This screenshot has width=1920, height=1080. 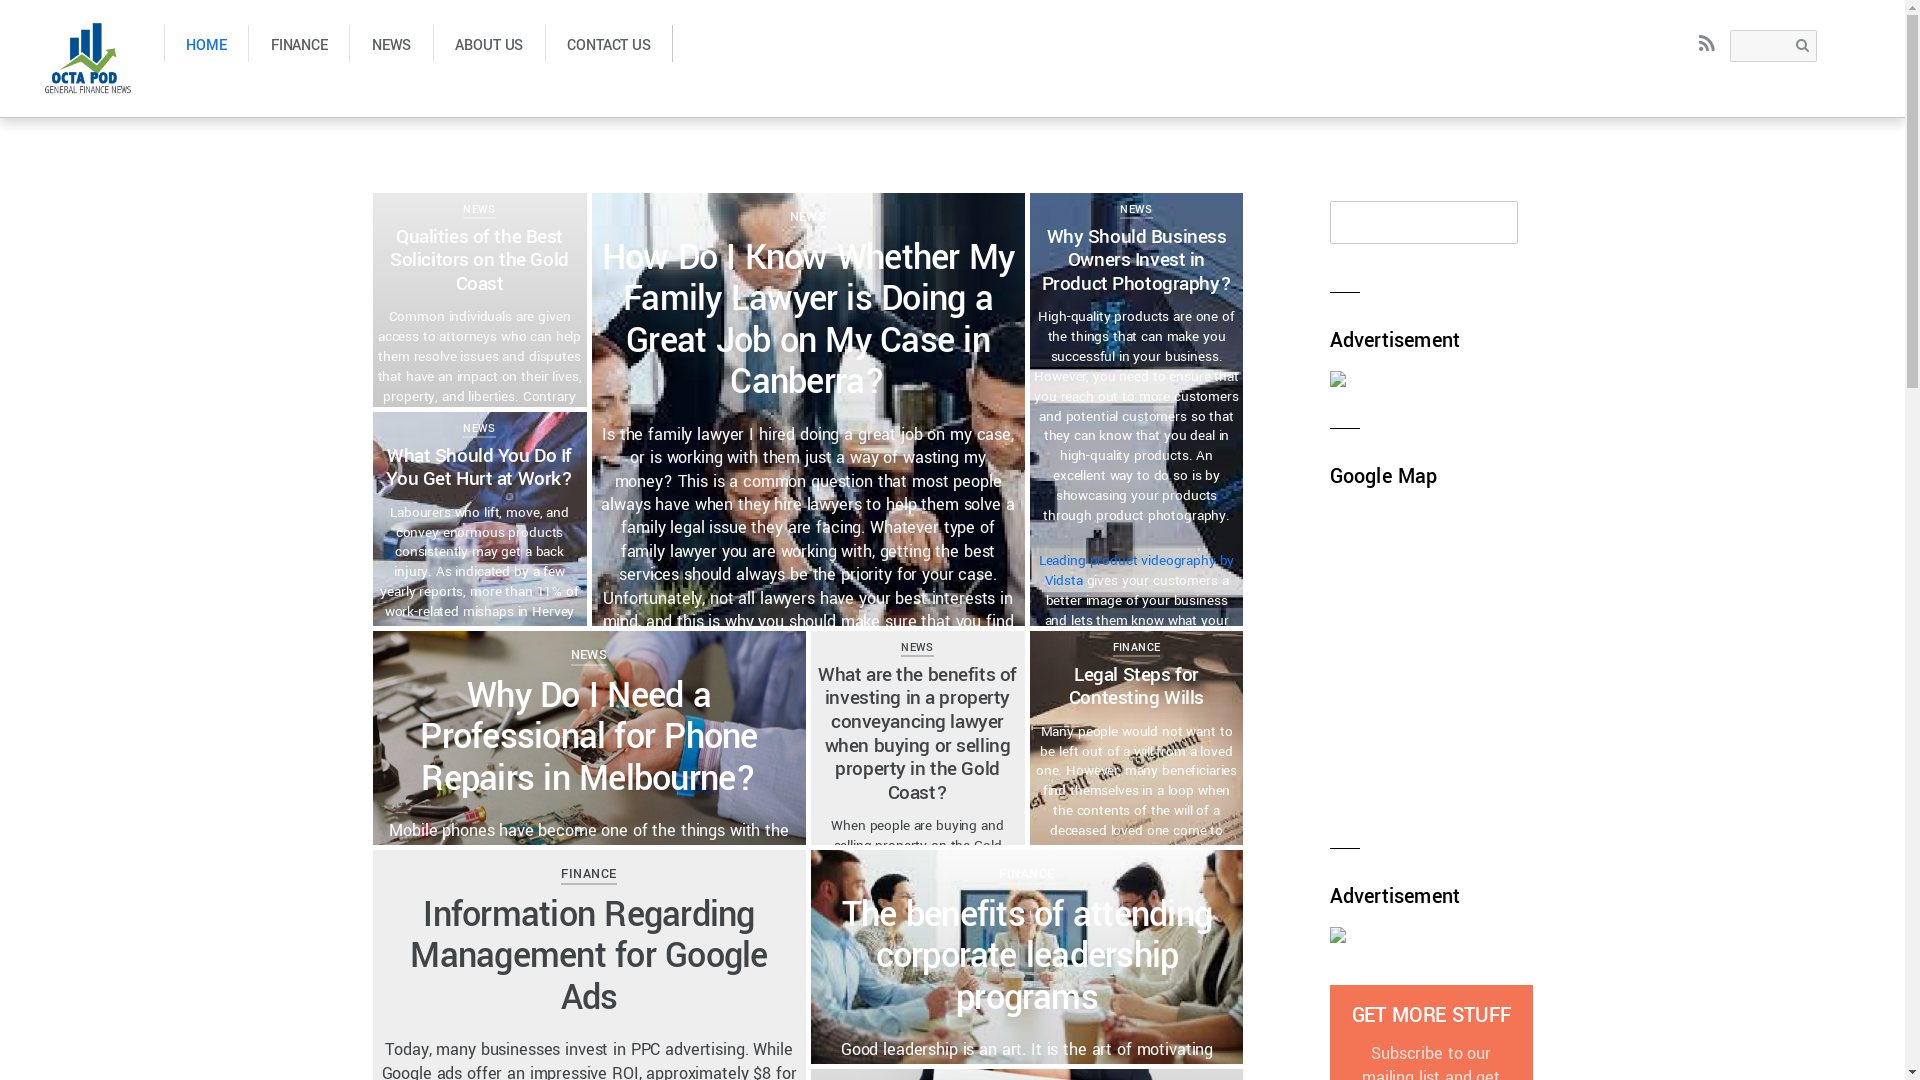 I want to click on 'Search', so click(x=1423, y=222).